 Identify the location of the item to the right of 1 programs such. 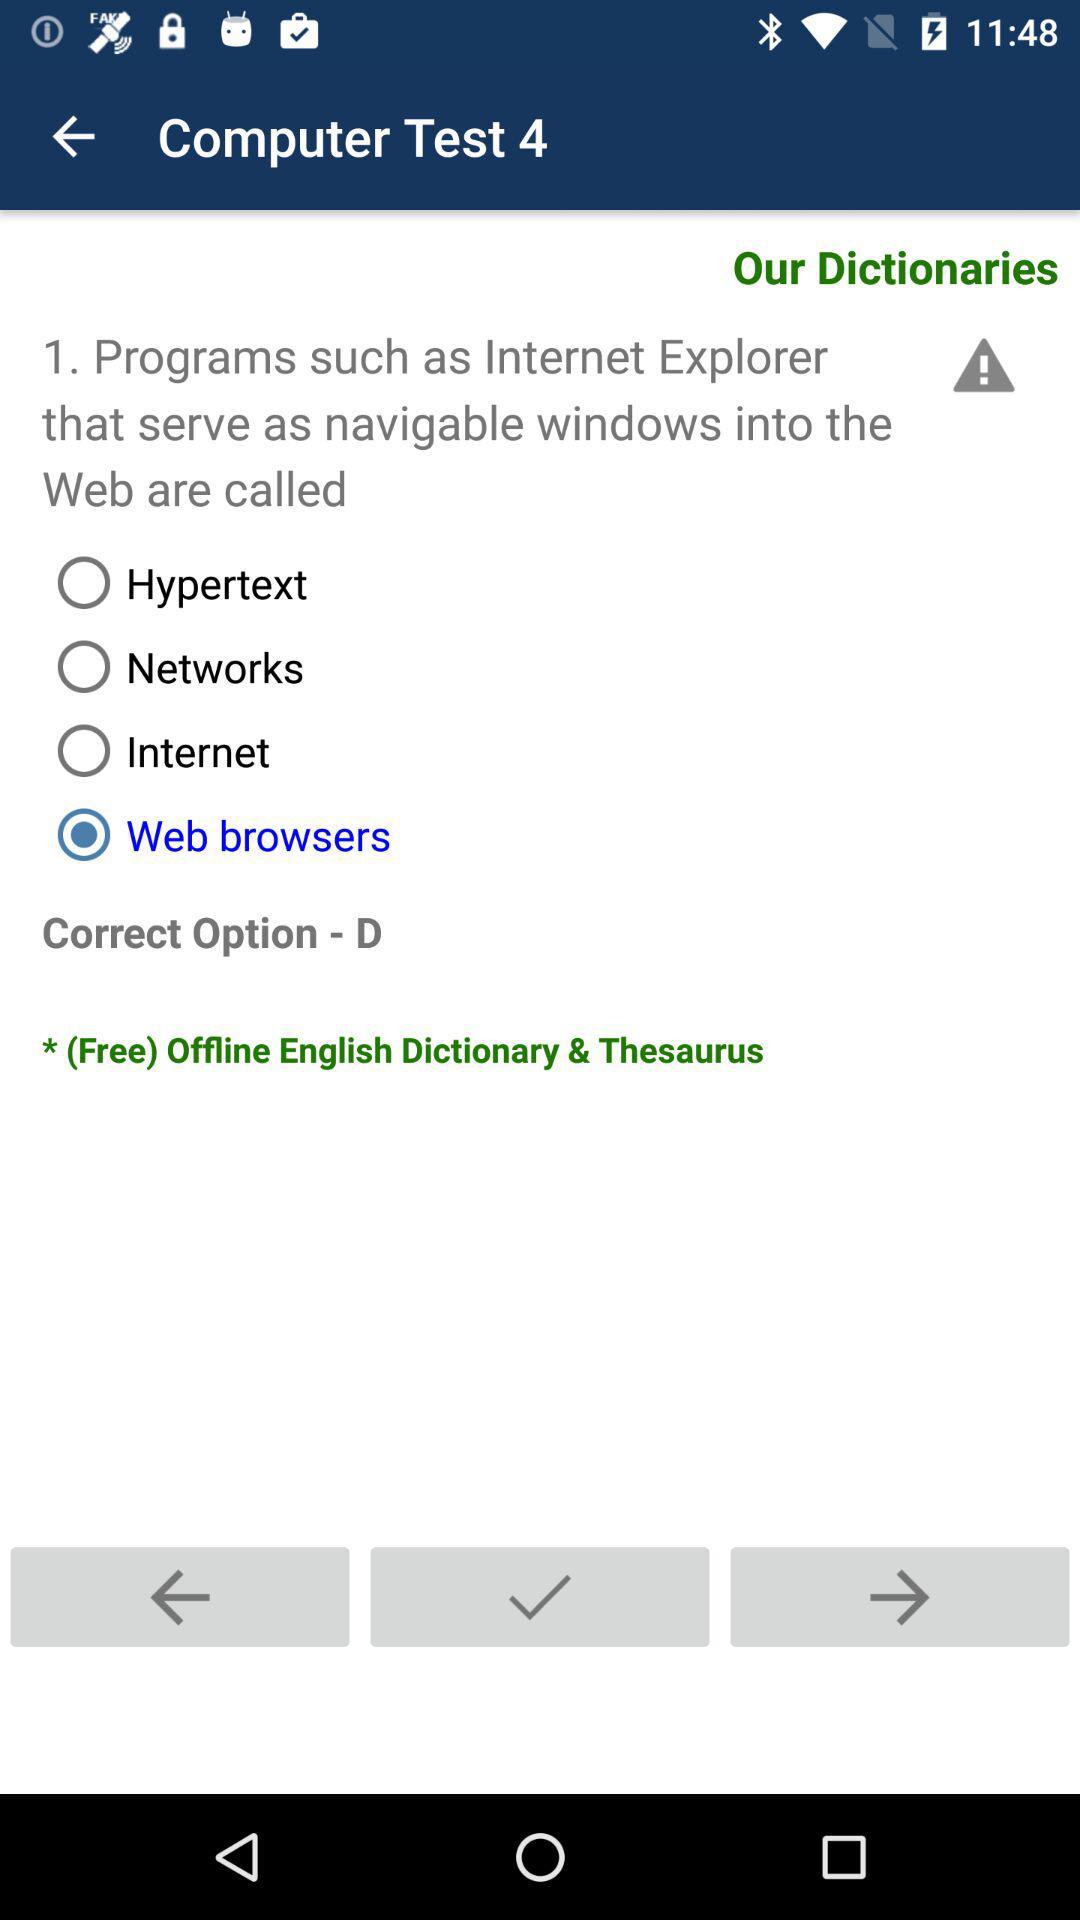
(979, 365).